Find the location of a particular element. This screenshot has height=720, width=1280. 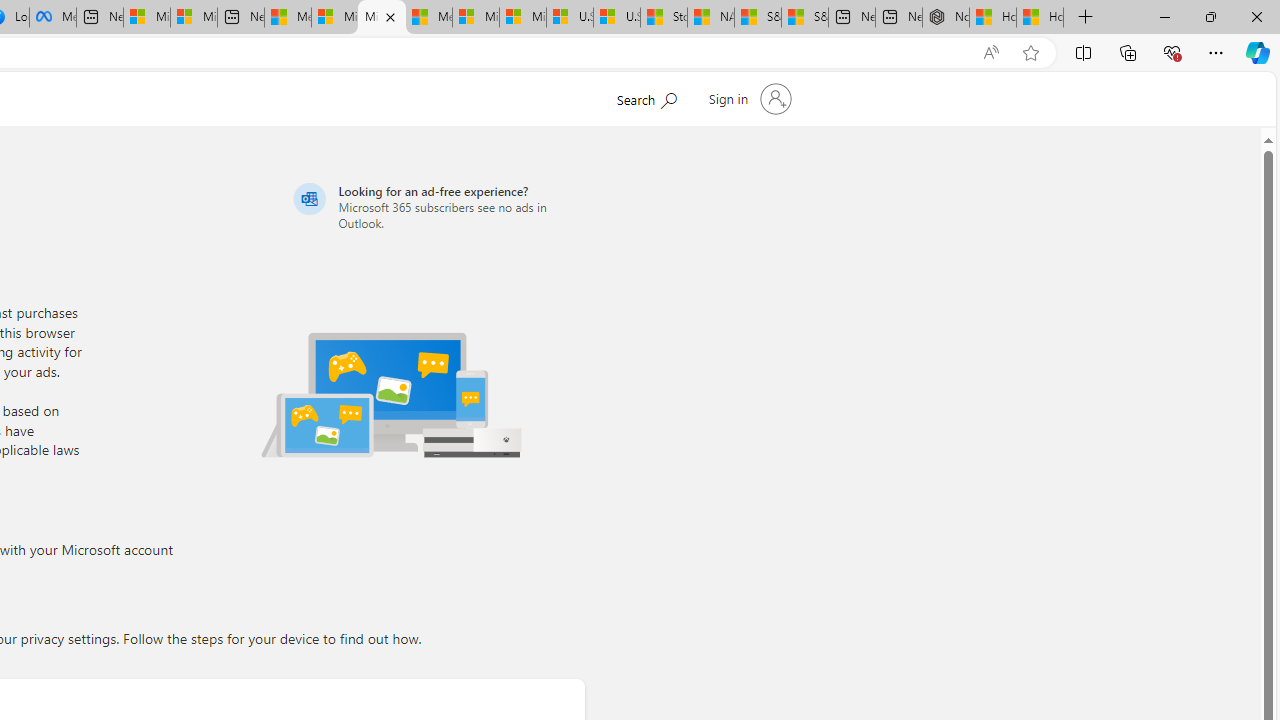

'Restore' is located at coordinates (1209, 16).